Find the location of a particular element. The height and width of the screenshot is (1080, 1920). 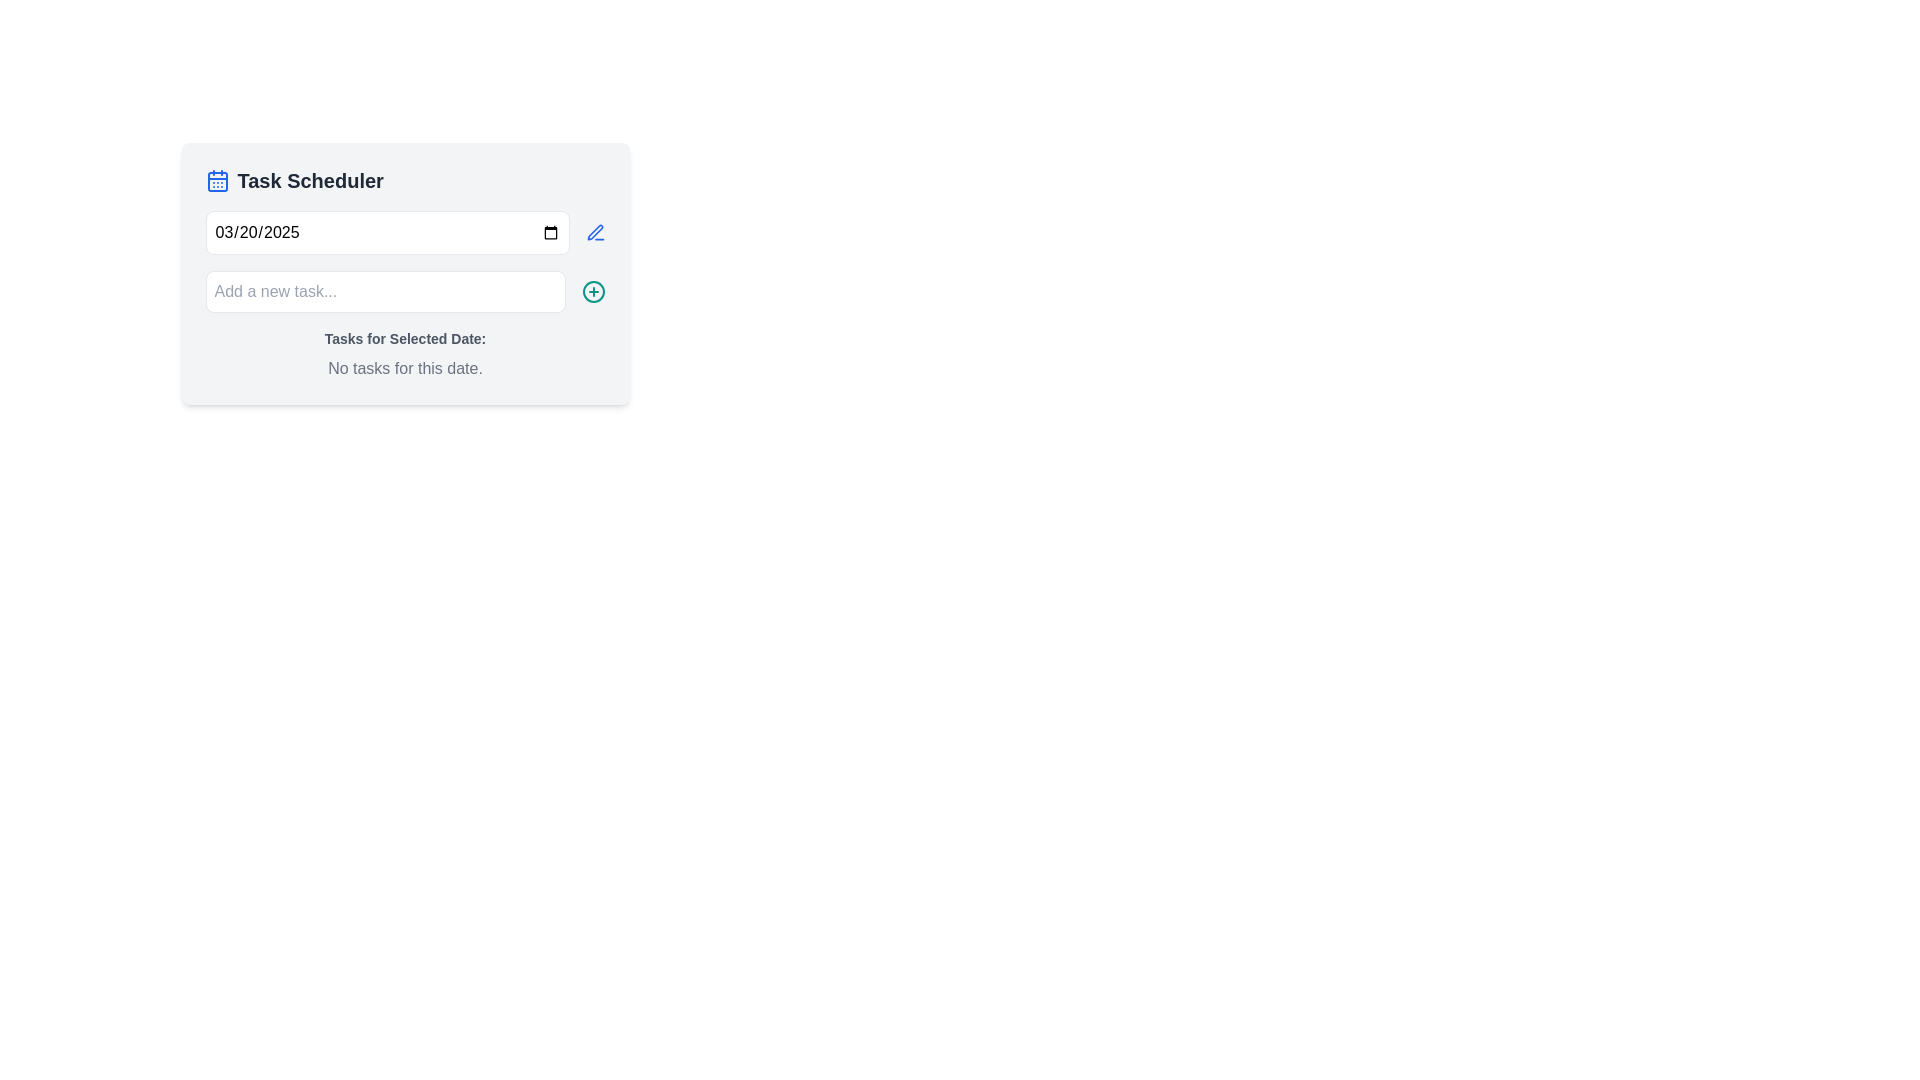

the blue pen icon representing the editing function is located at coordinates (594, 231).